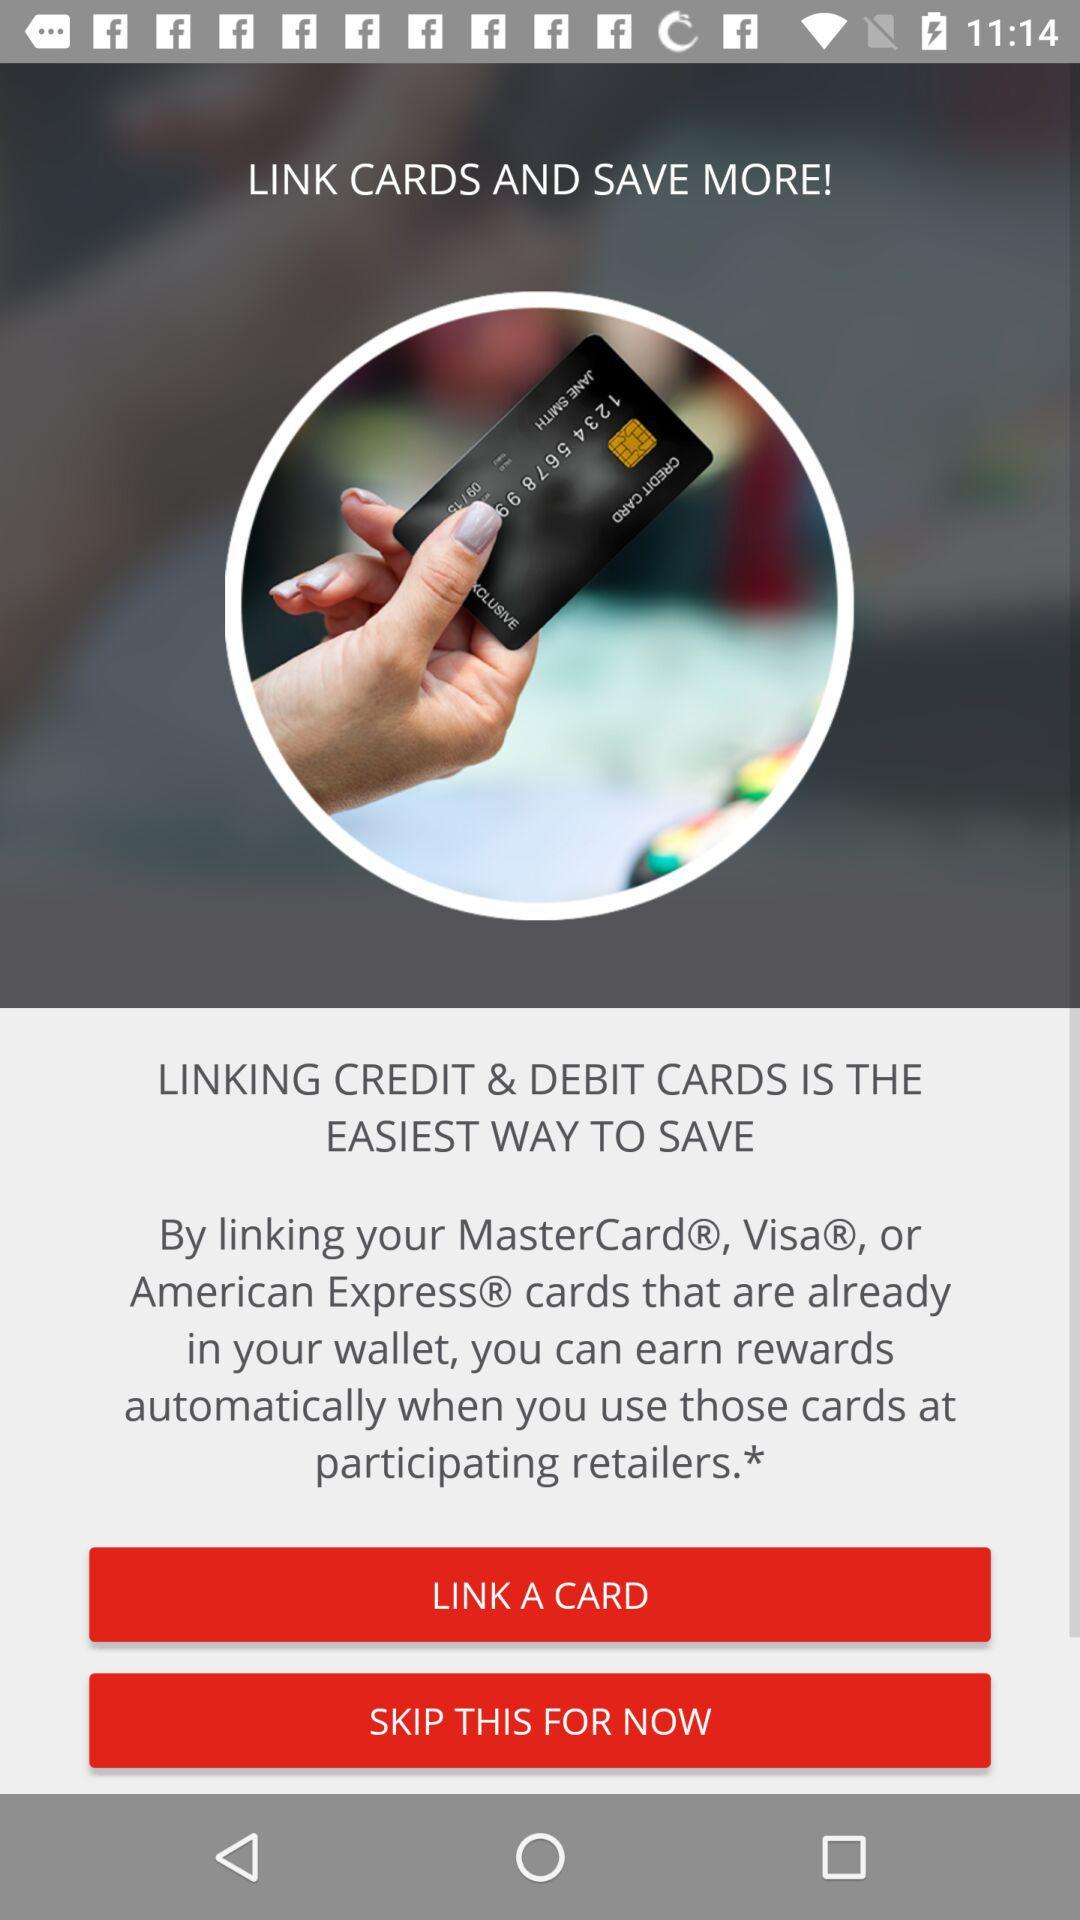 Image resolution: width=1080 pixels, height=1920 pixels. I want to click on item above skip this for, so click(540, 1593).